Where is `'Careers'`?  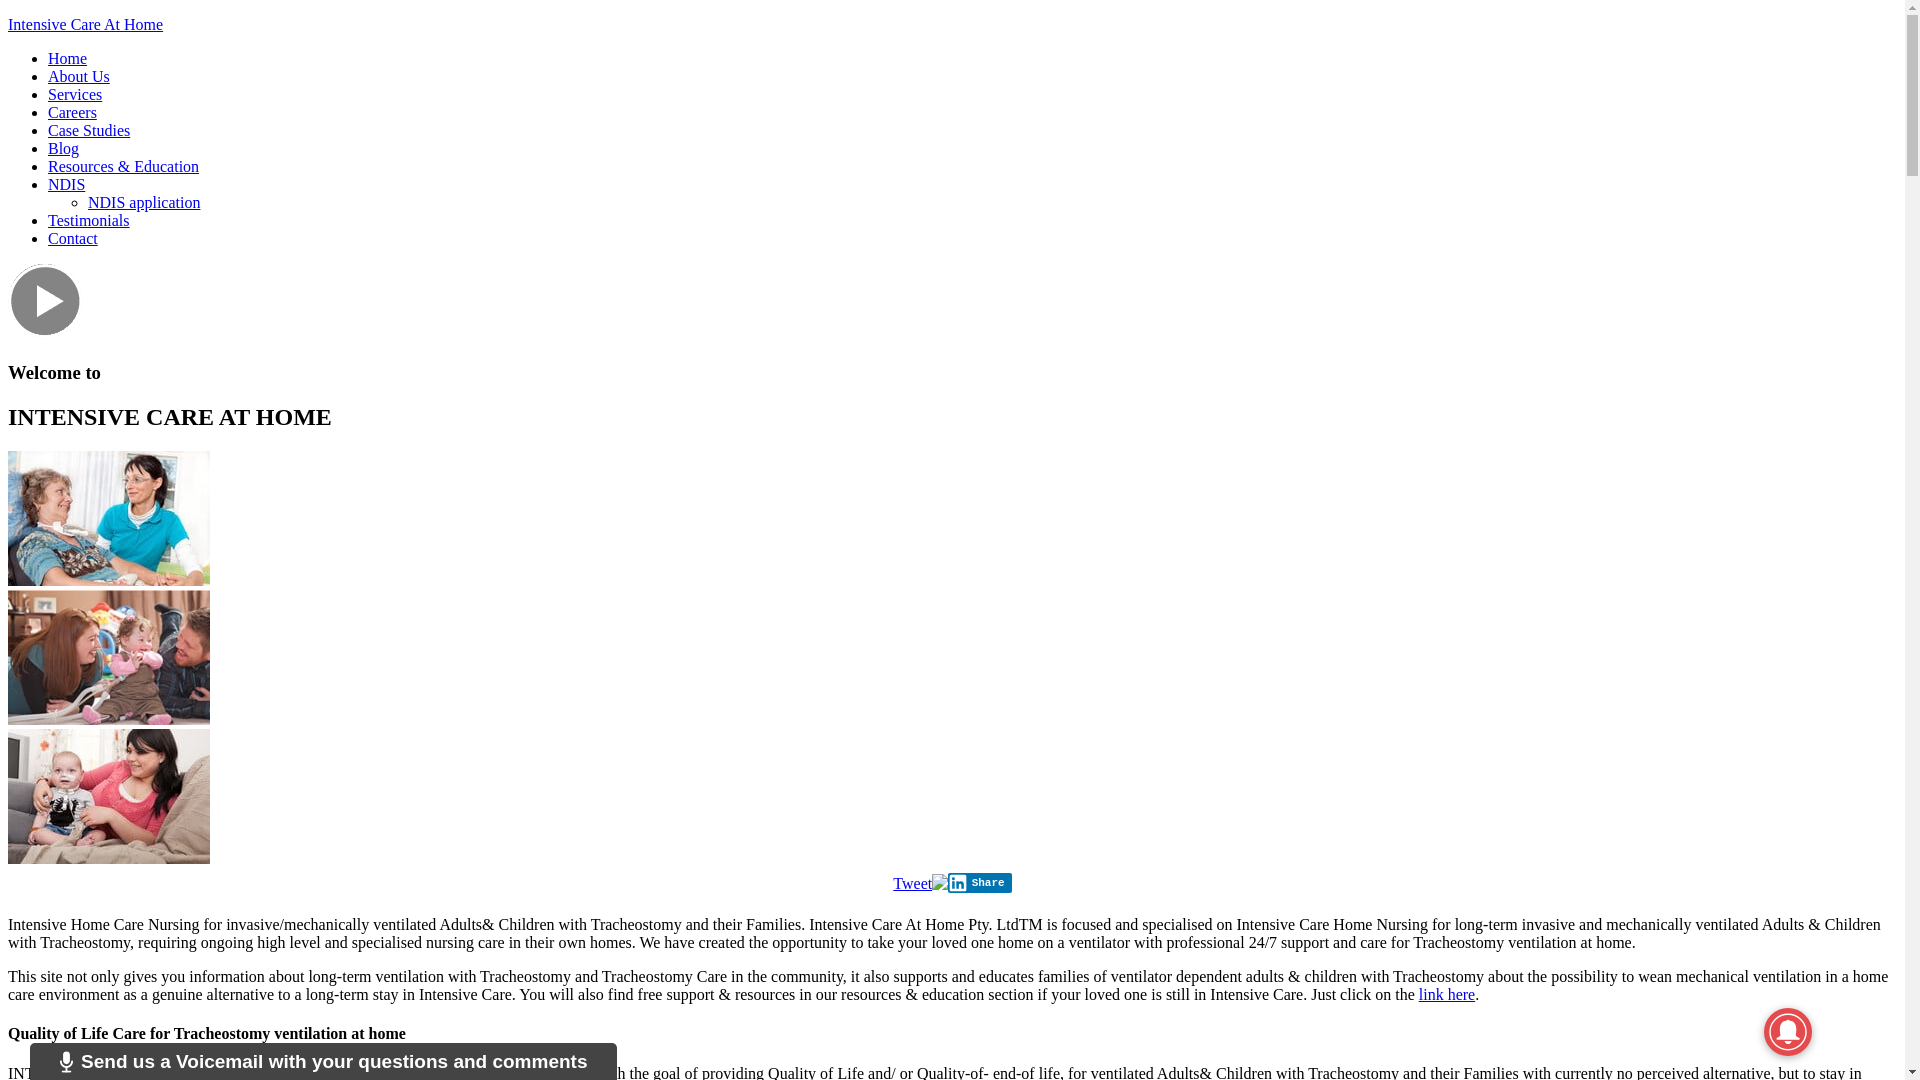
'Careers' is located at coordinates (48, 112).